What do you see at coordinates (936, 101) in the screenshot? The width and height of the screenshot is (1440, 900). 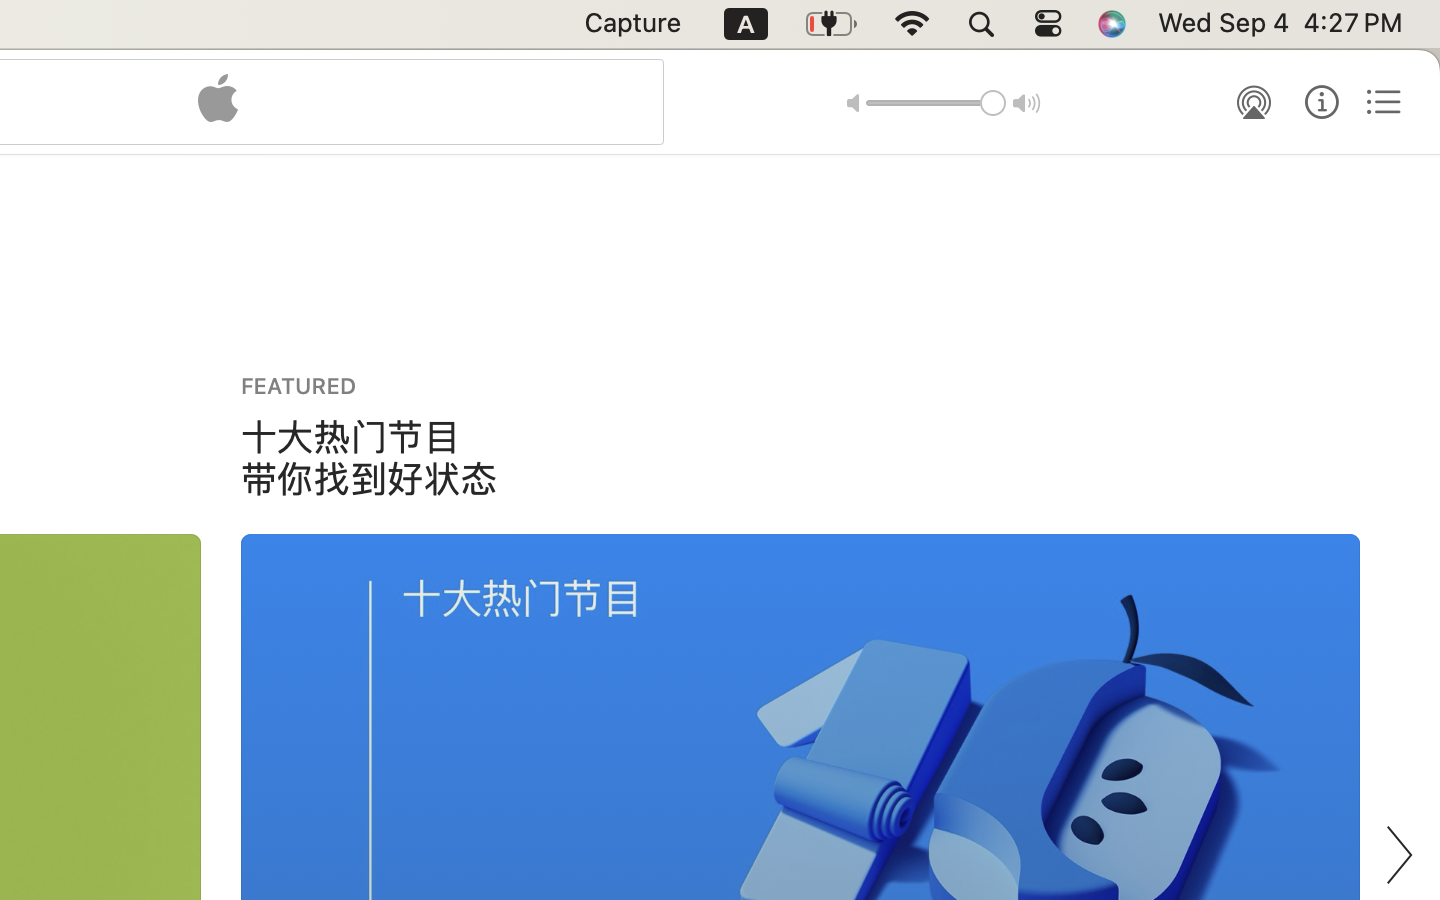 I see `'1.0'` at bounding box center [936, 101].